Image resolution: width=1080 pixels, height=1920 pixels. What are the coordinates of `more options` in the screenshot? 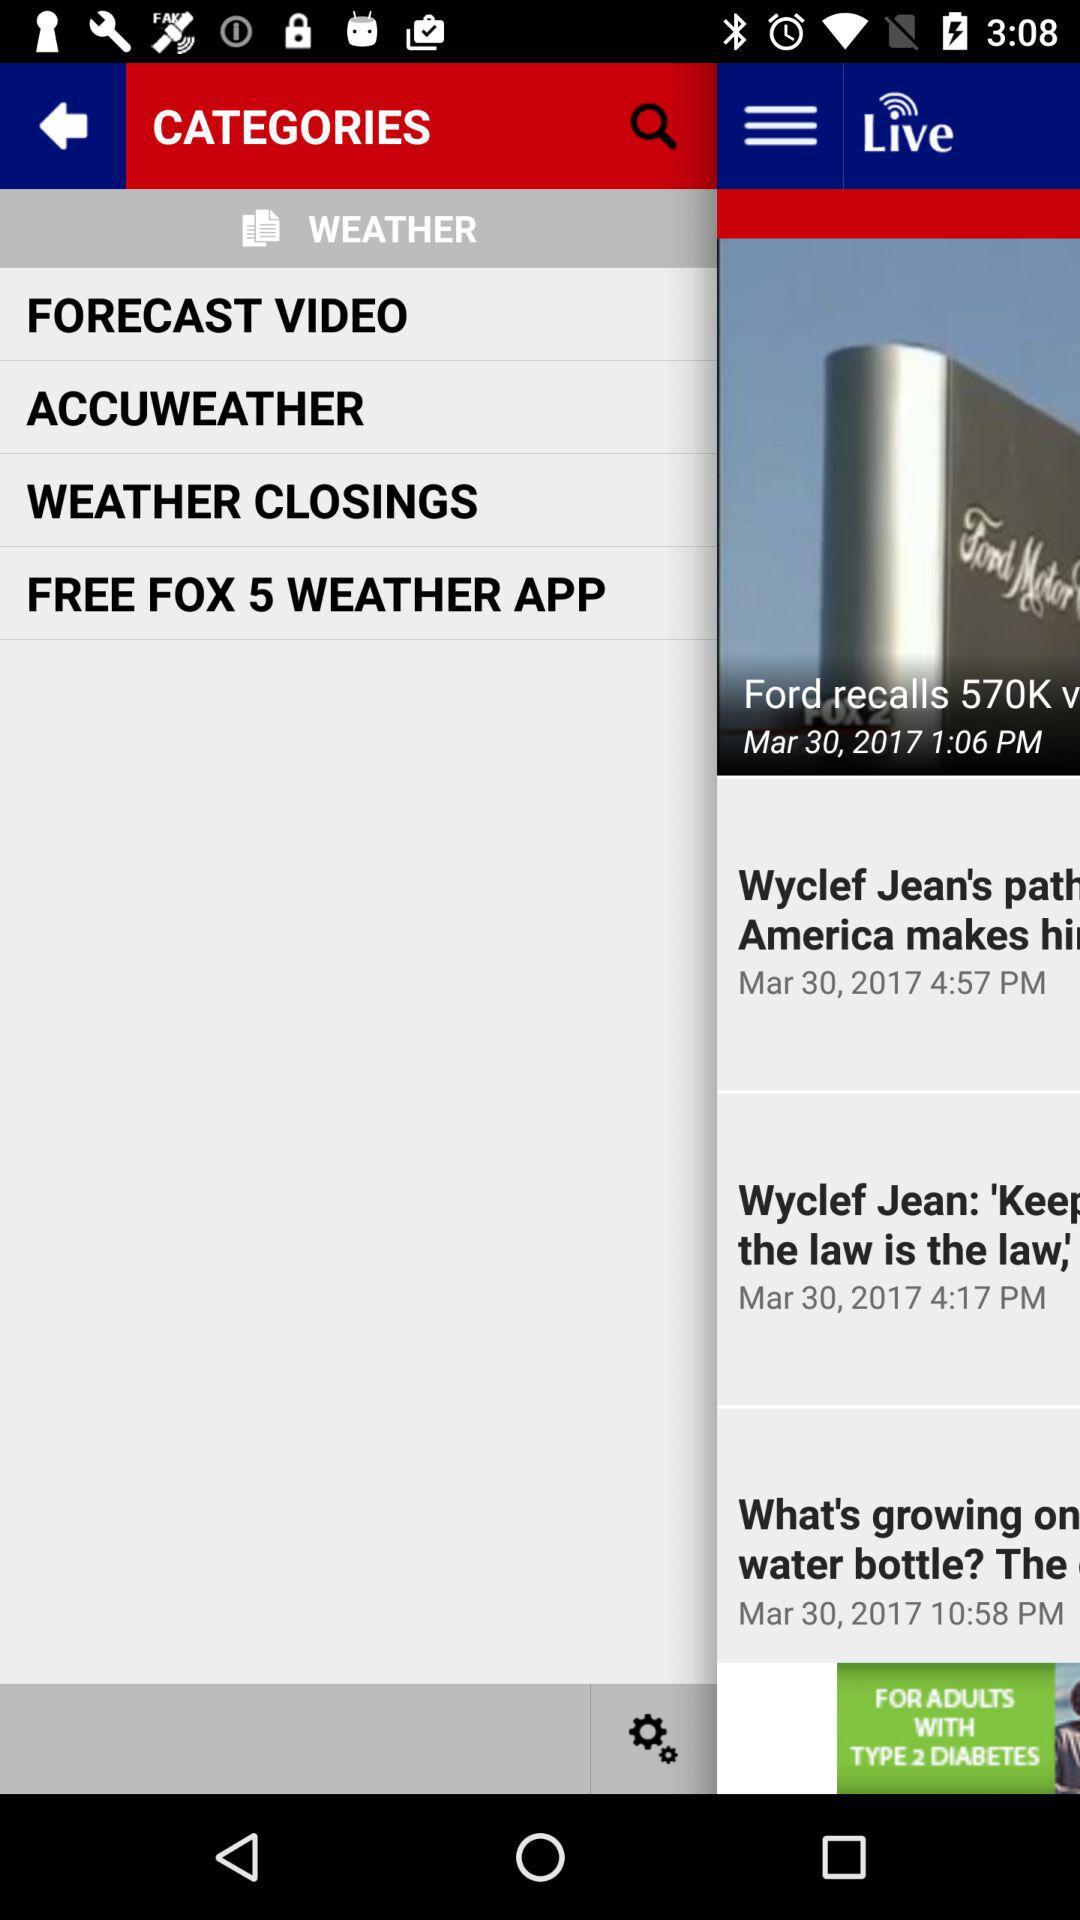 It's located at (654, 1737).